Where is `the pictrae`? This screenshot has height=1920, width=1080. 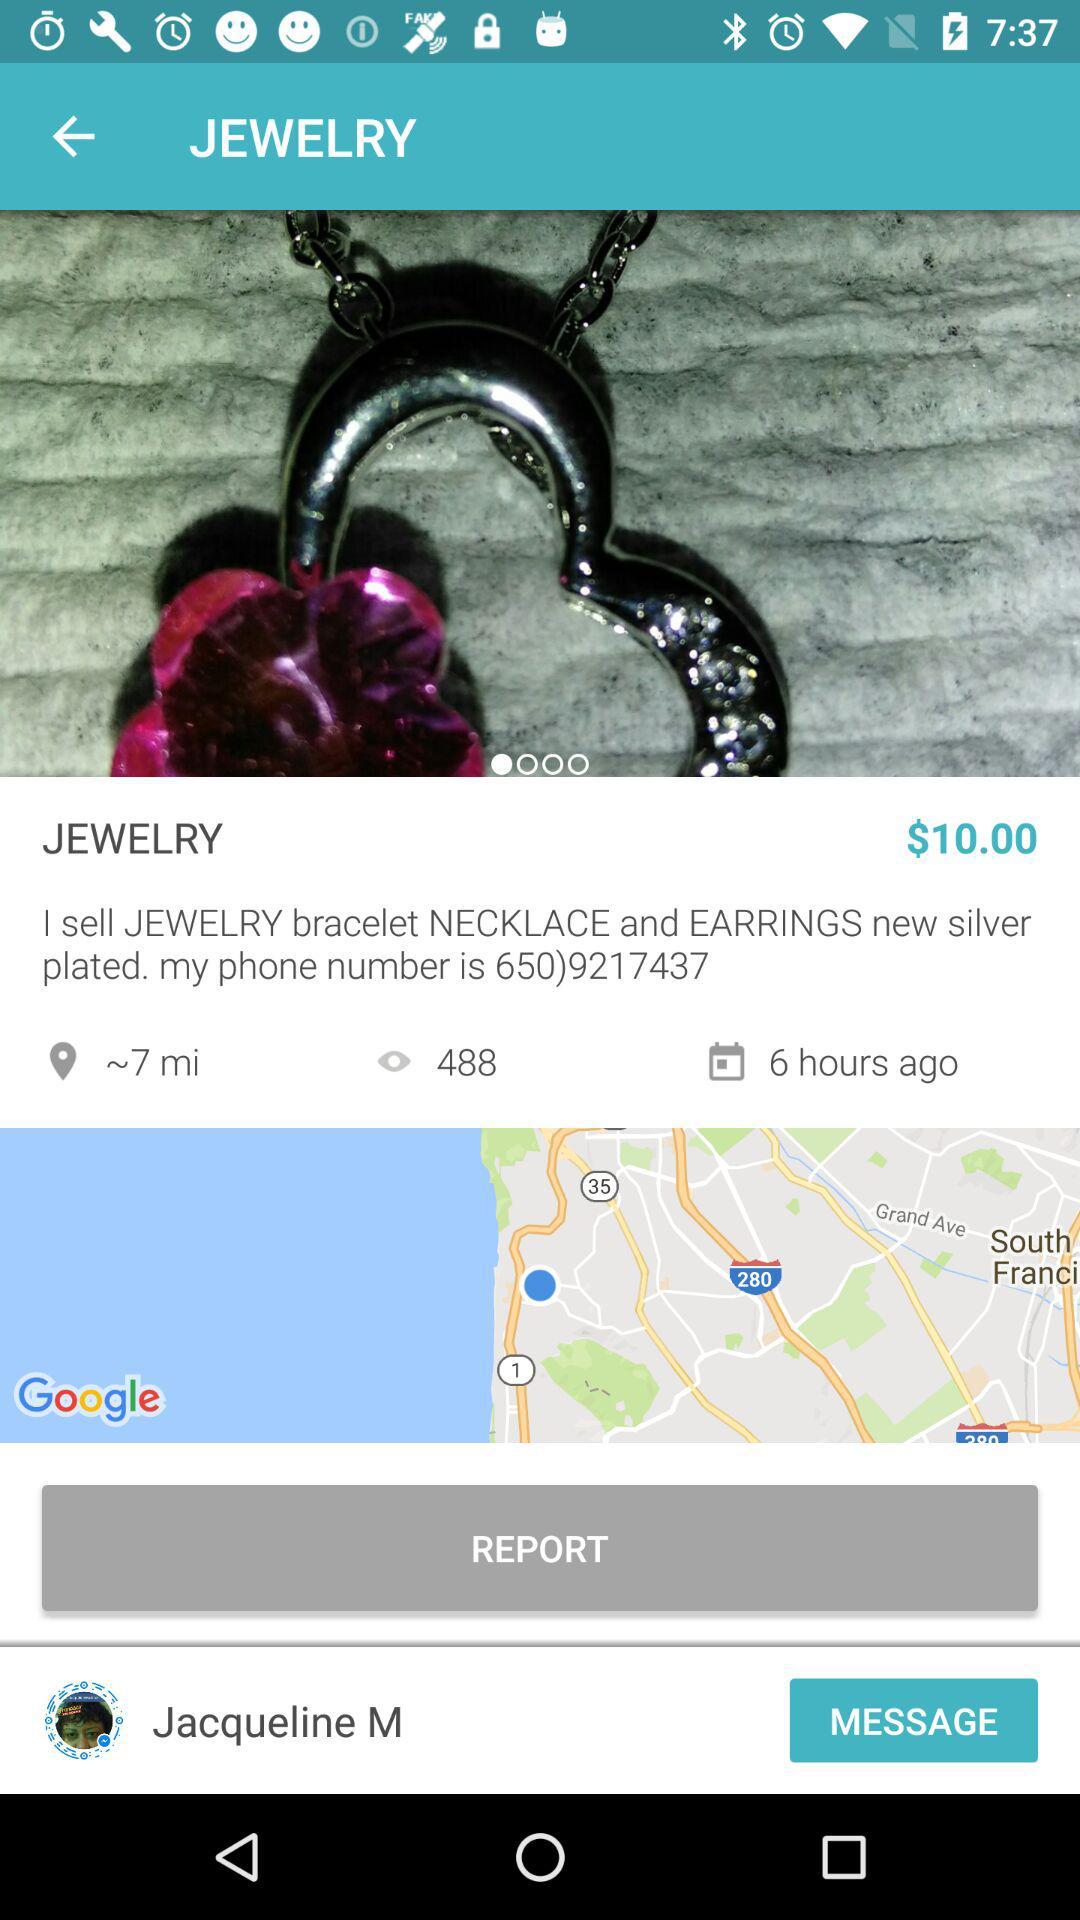
the pictrae is located at coordinates (540, 493).